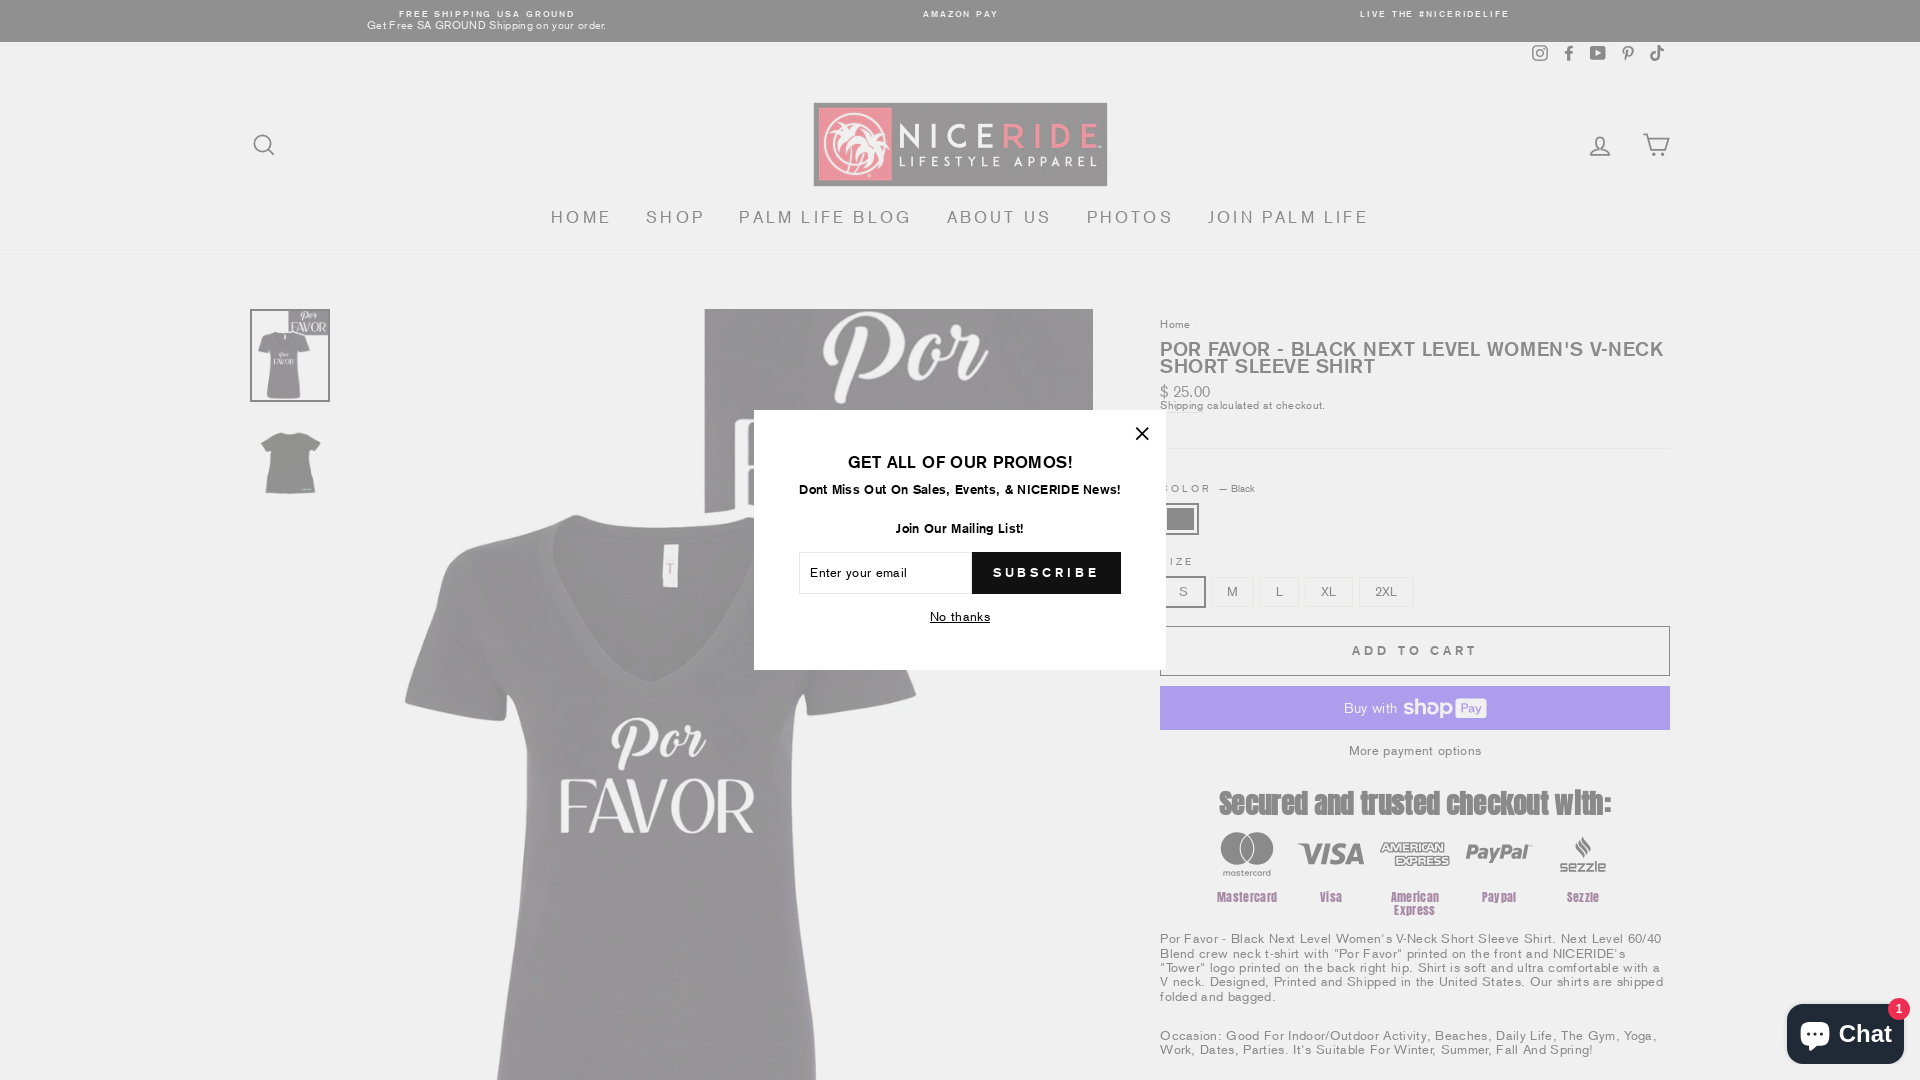 This screenshot has width=1920, height=1080. What do you see at coordinates (1568, 53) in the screenshot?
I see `'Facebook'` at bounding box center [1568, 53].